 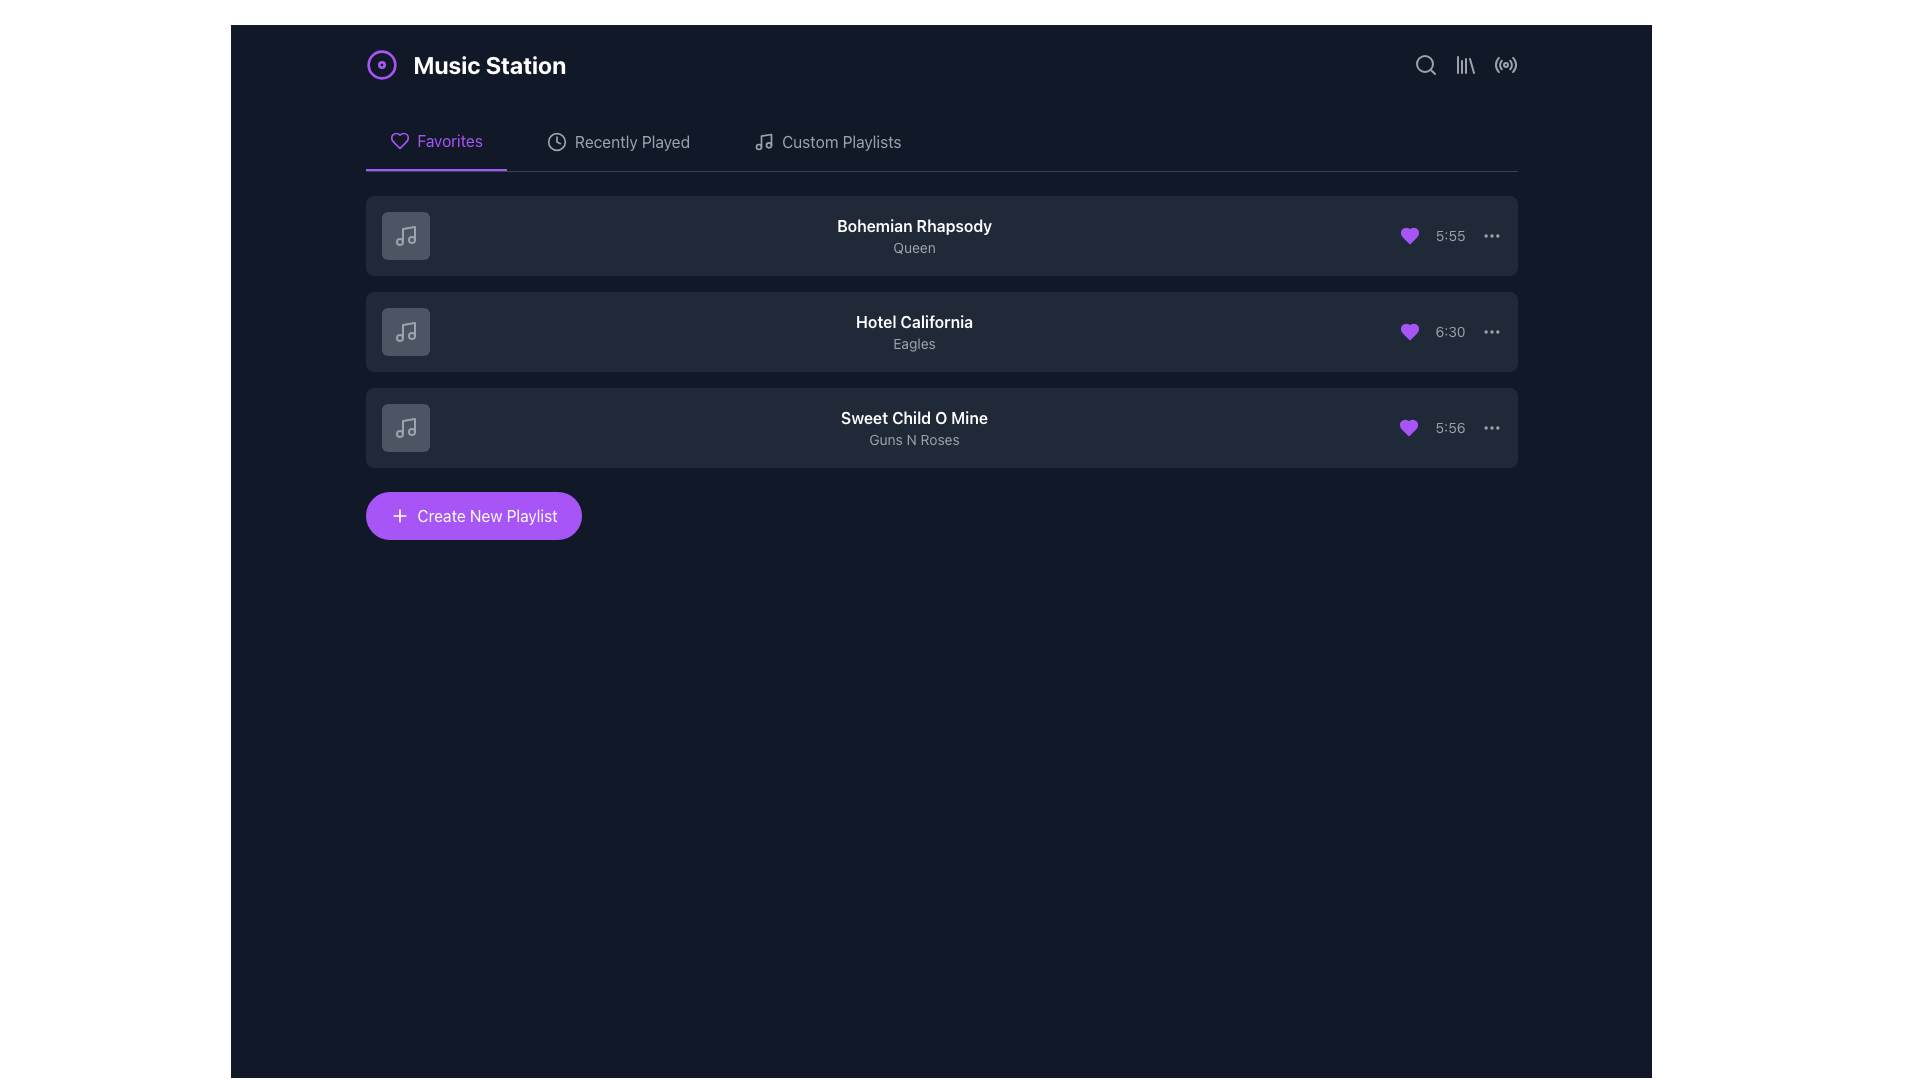 What do you see at coordinates (913, 342) in the screenshot?
I see `the text label displaying 'Eagles' which is styled in a small, gray font and positioned beneath 'Hotel California'` at bounding box center [913, 342].